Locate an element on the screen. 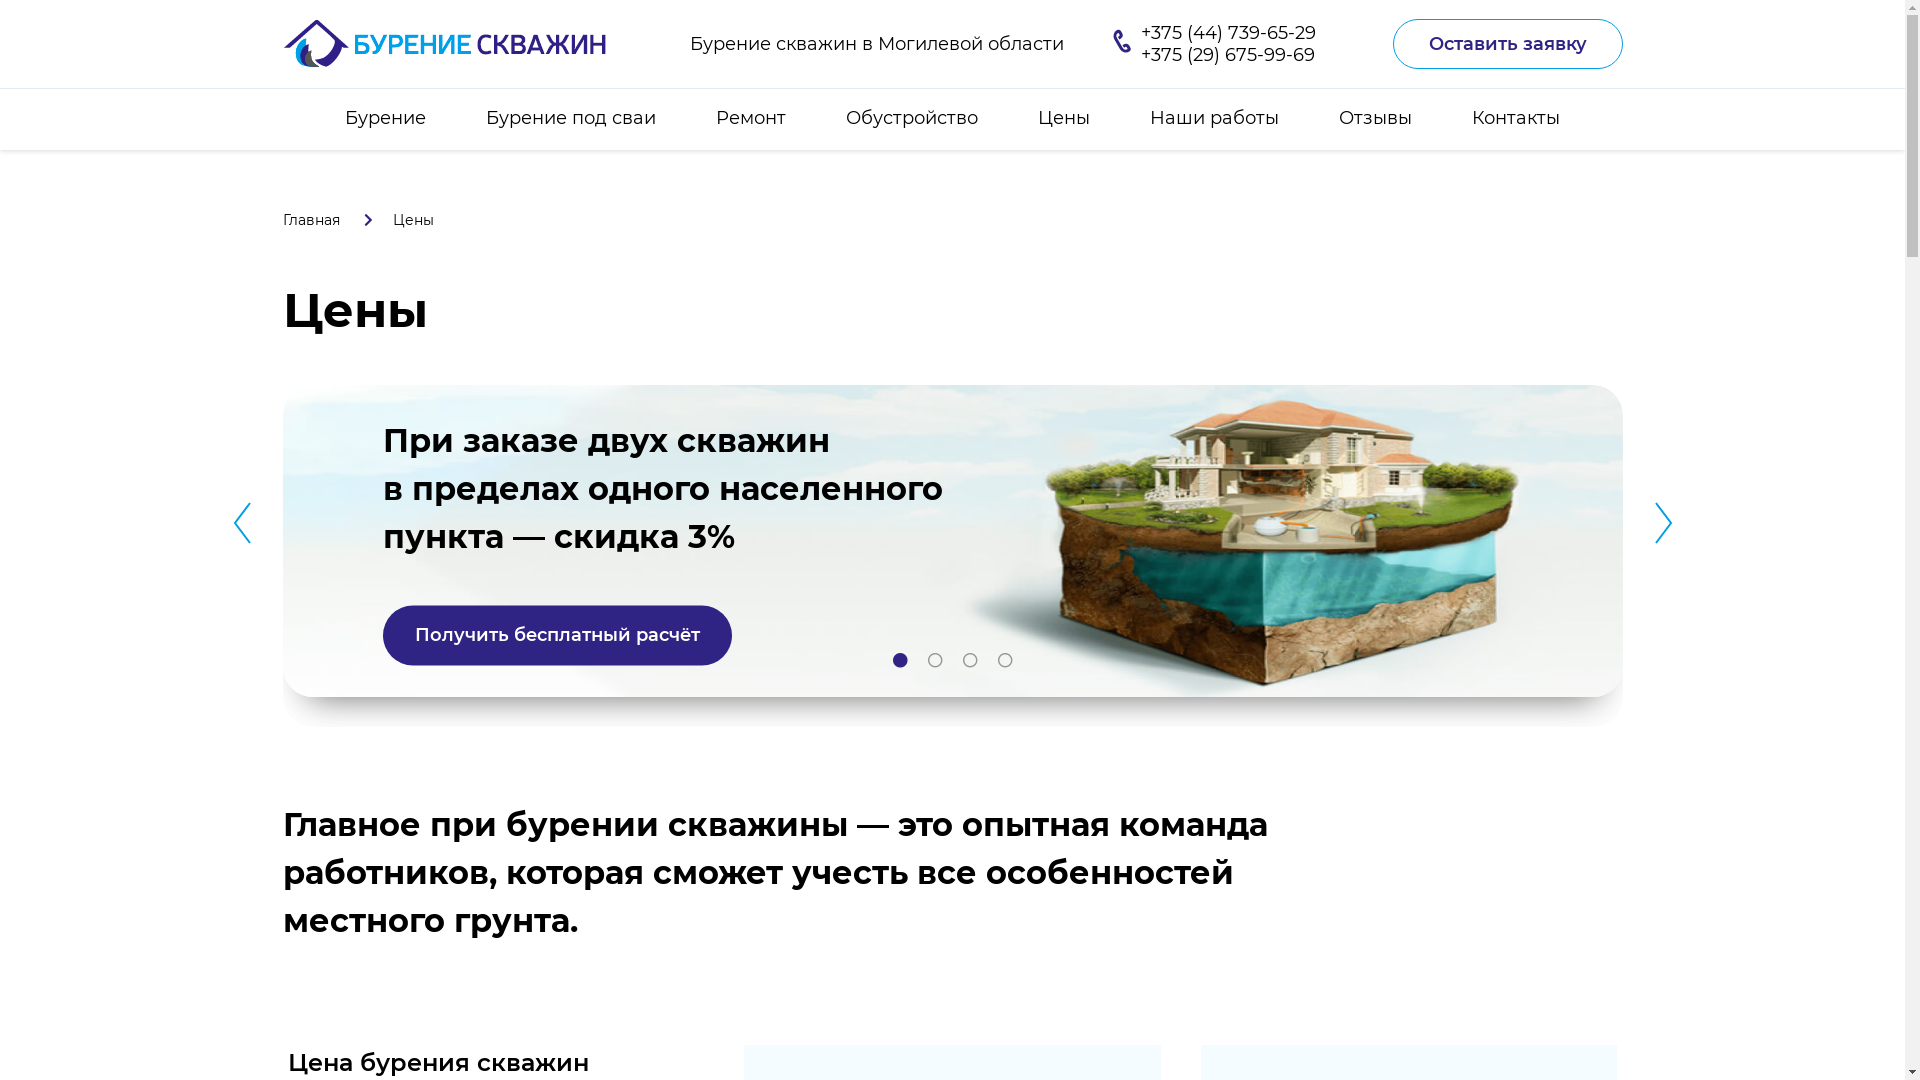 Image resolution: width=1920 pixels, height=1080 pixels. '+375 (44) 739-65-29' is located at coordinates (1226, 33).